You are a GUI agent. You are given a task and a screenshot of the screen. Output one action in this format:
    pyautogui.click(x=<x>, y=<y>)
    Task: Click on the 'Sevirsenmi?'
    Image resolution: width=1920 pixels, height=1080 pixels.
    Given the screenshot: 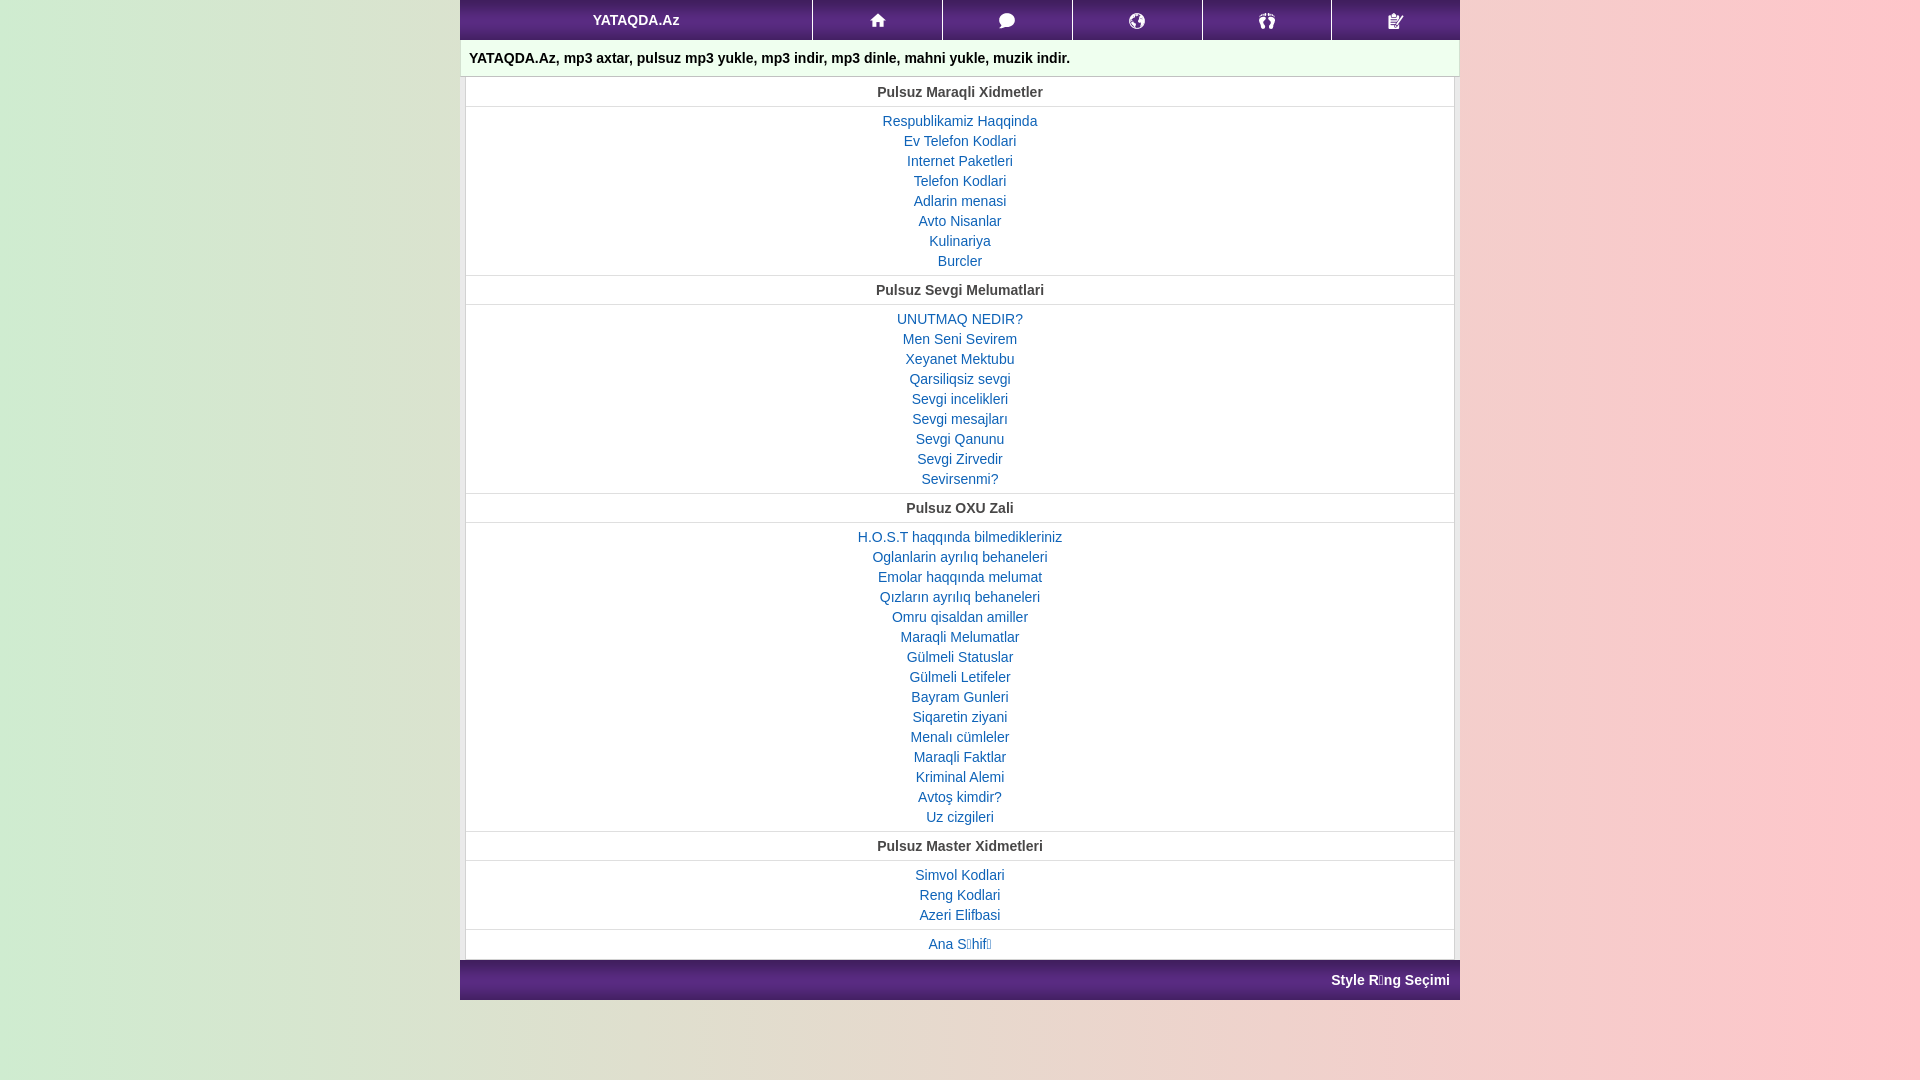 What is the action you would take?
    pyautogui.click(x=958, y=478)
    